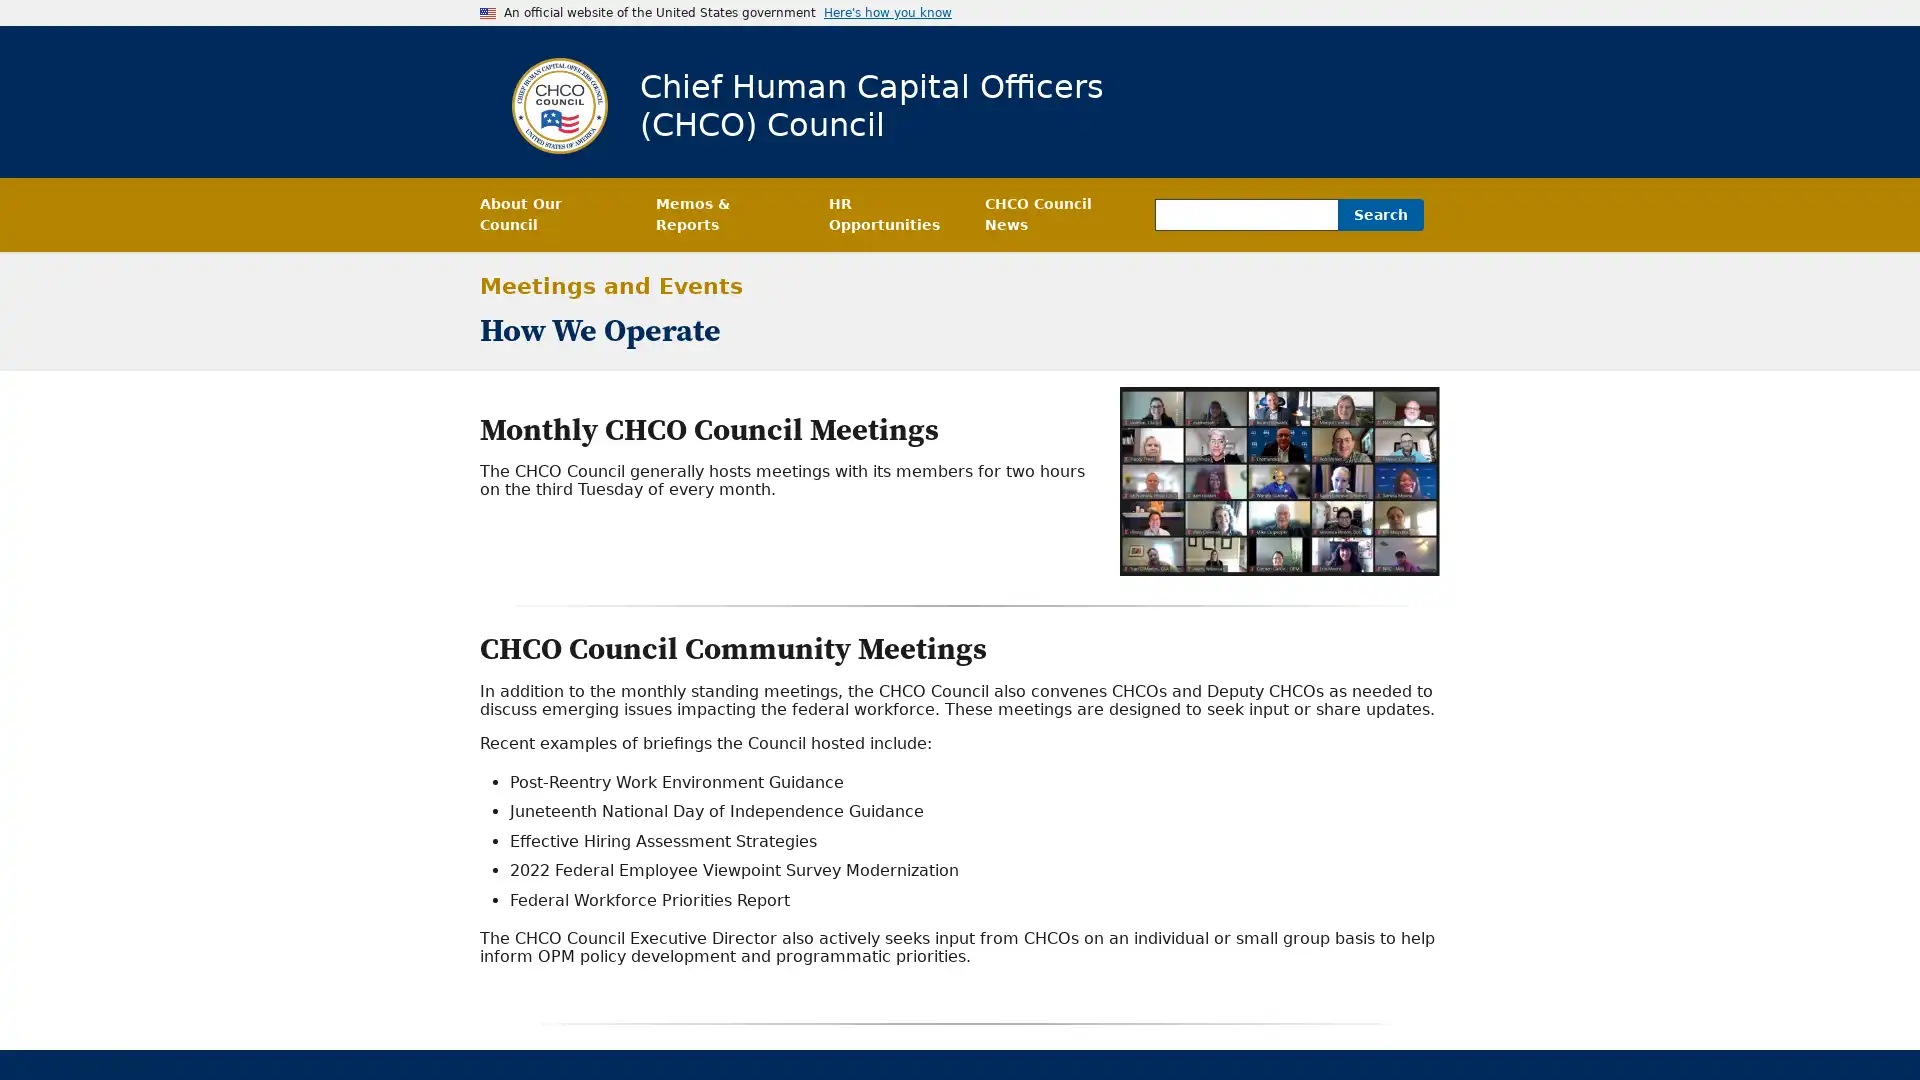 Image resolution: width=1920 pixels, height=1080 pixels. Describe the element at coordinates (1380, 215) in the screenshot. I see `Search` at that location.